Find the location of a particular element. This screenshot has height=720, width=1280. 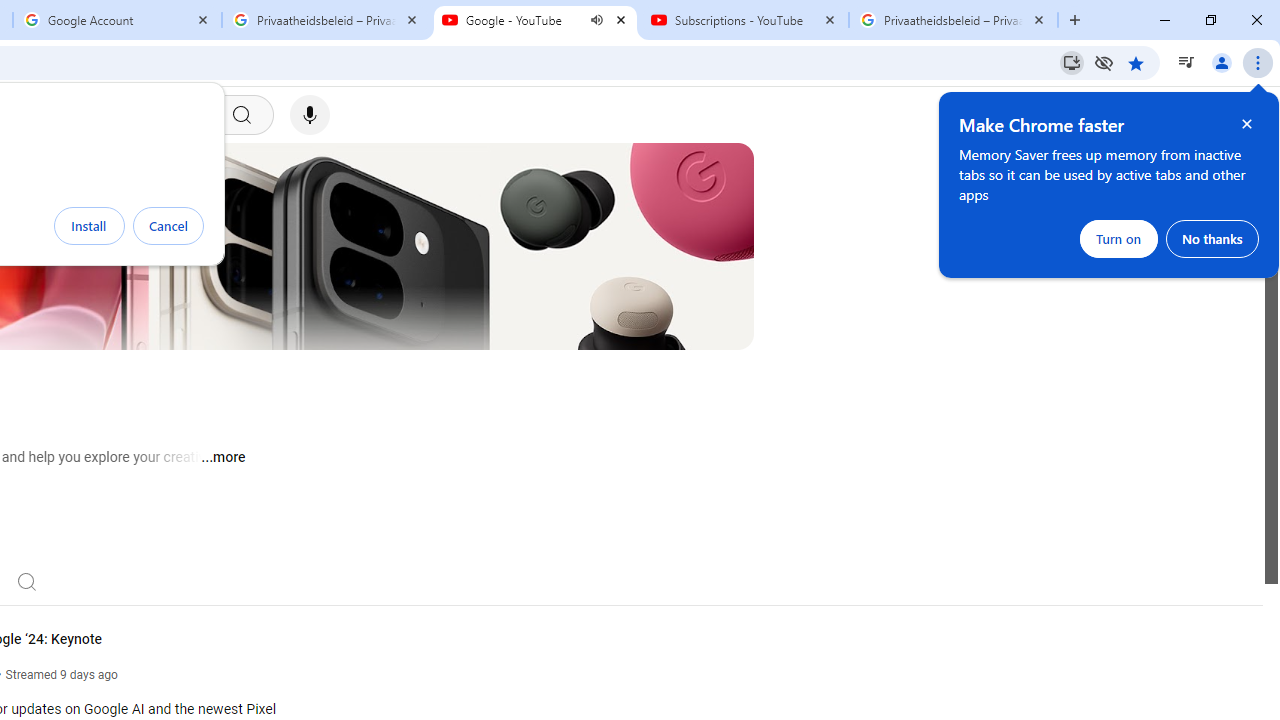

'Install' is located at coordinates (88, 225).